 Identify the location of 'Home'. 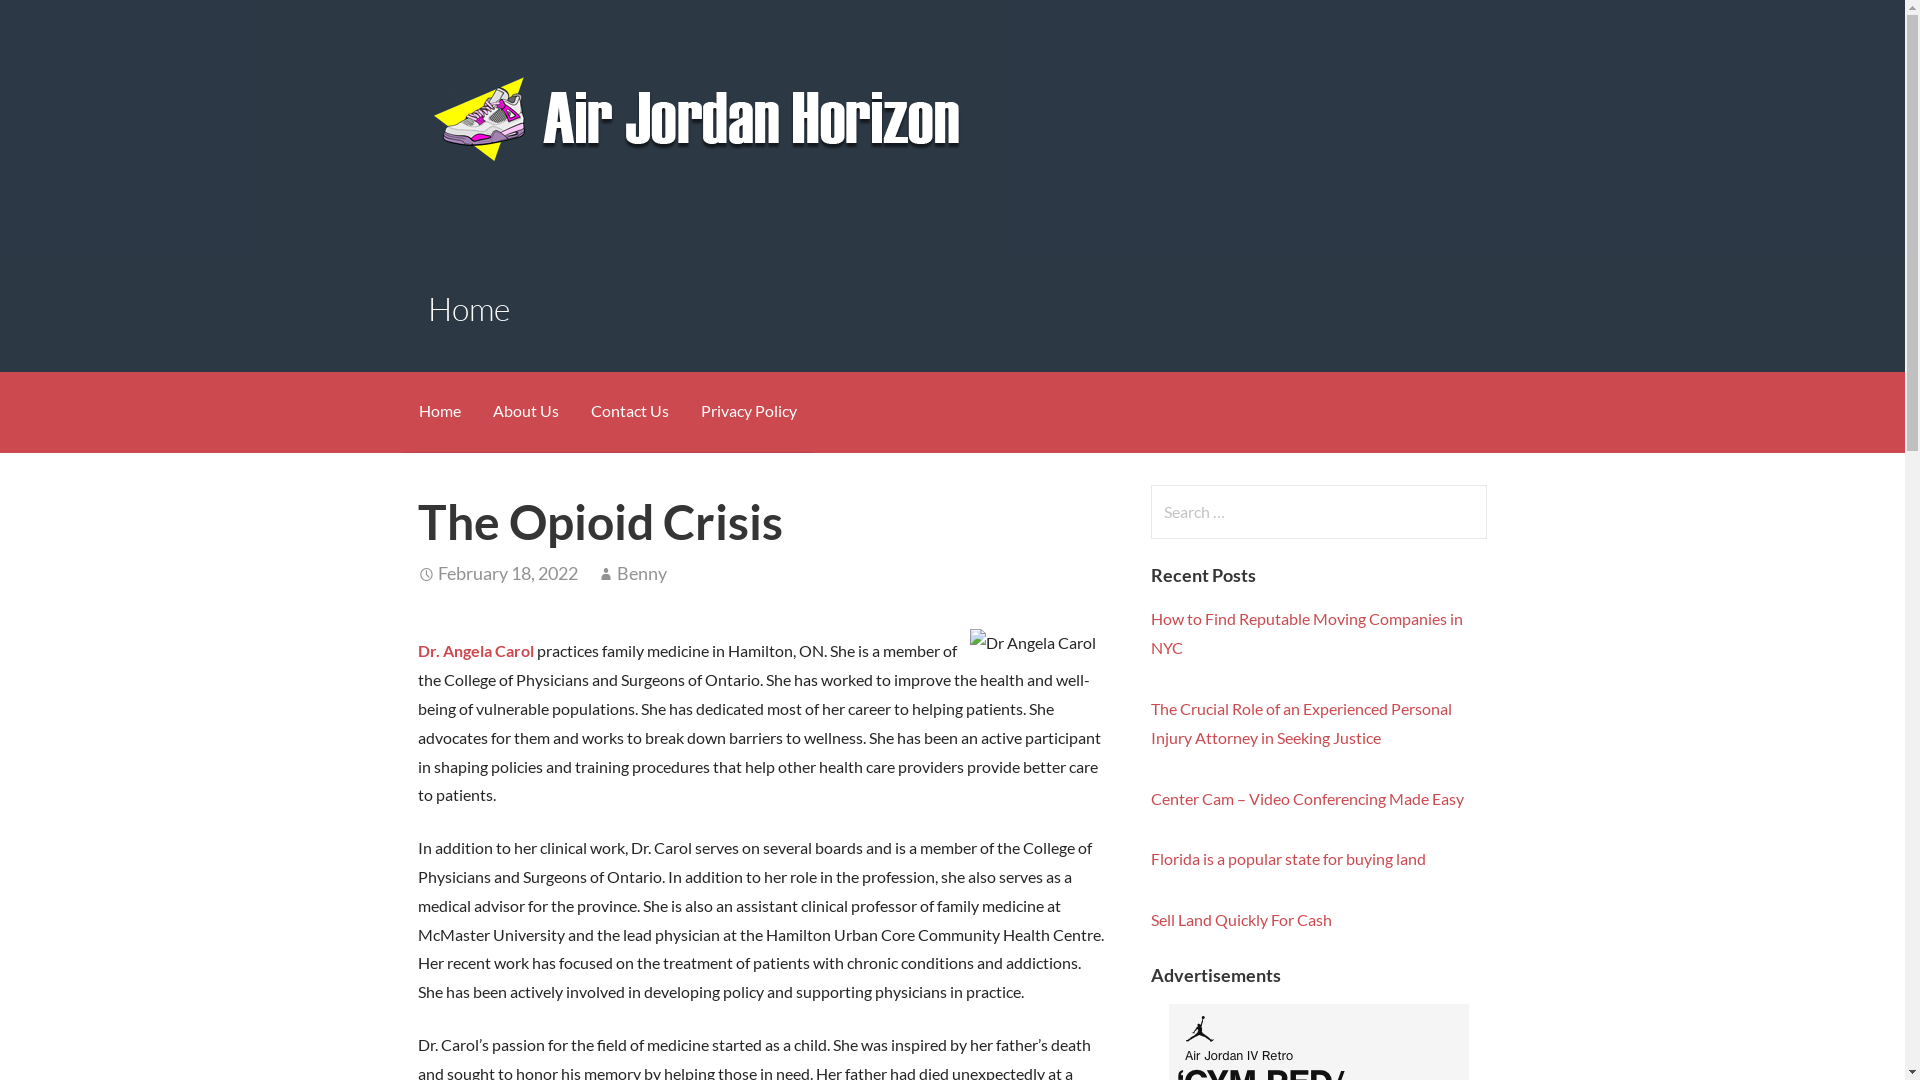
(437, 411).